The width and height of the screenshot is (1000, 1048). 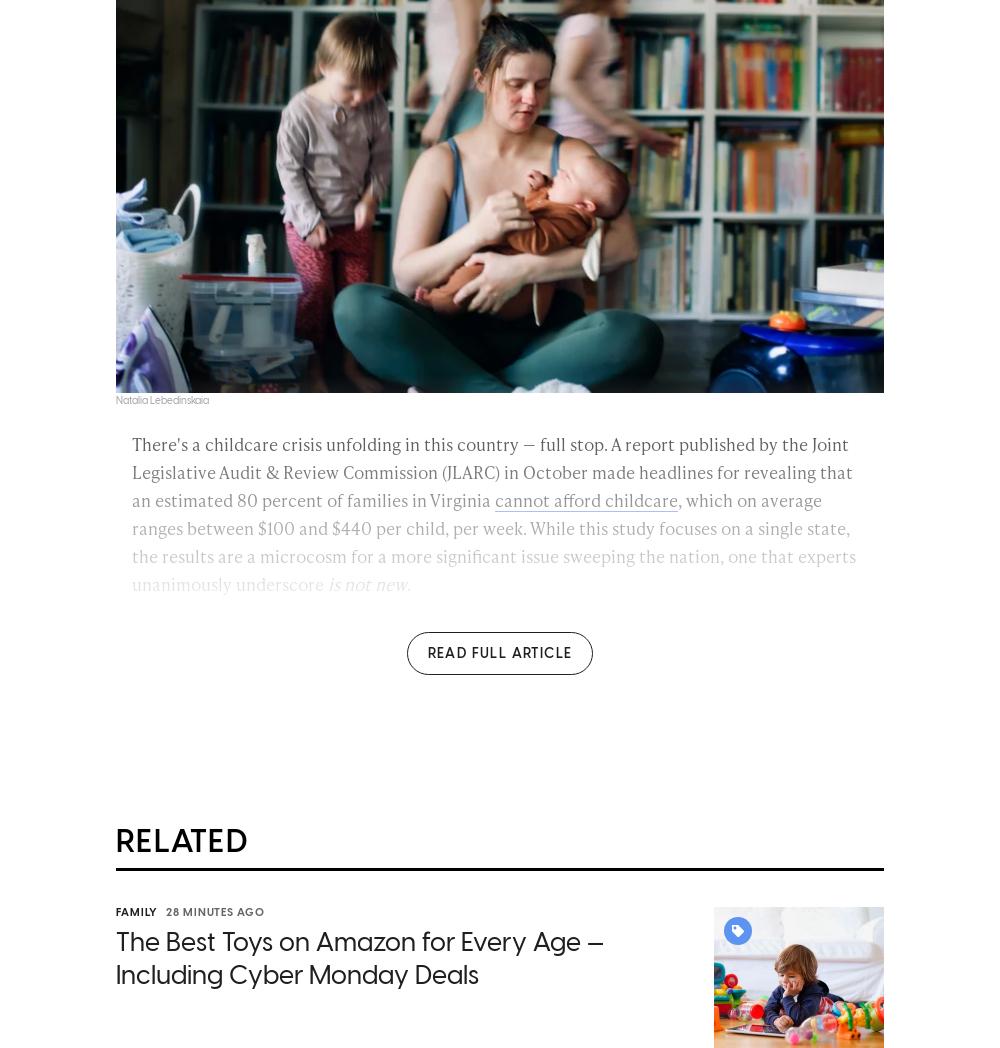 What do you see at coordinates (493, 543) in the screenshot?
I see `', which on average ranges between $100 and $440 per child, per week. While this study focuses on a single state, the results are a microcosm for a more significant issue sweeping the nation, one that experts unanimously underscore'` at bounding box center [493, 543].